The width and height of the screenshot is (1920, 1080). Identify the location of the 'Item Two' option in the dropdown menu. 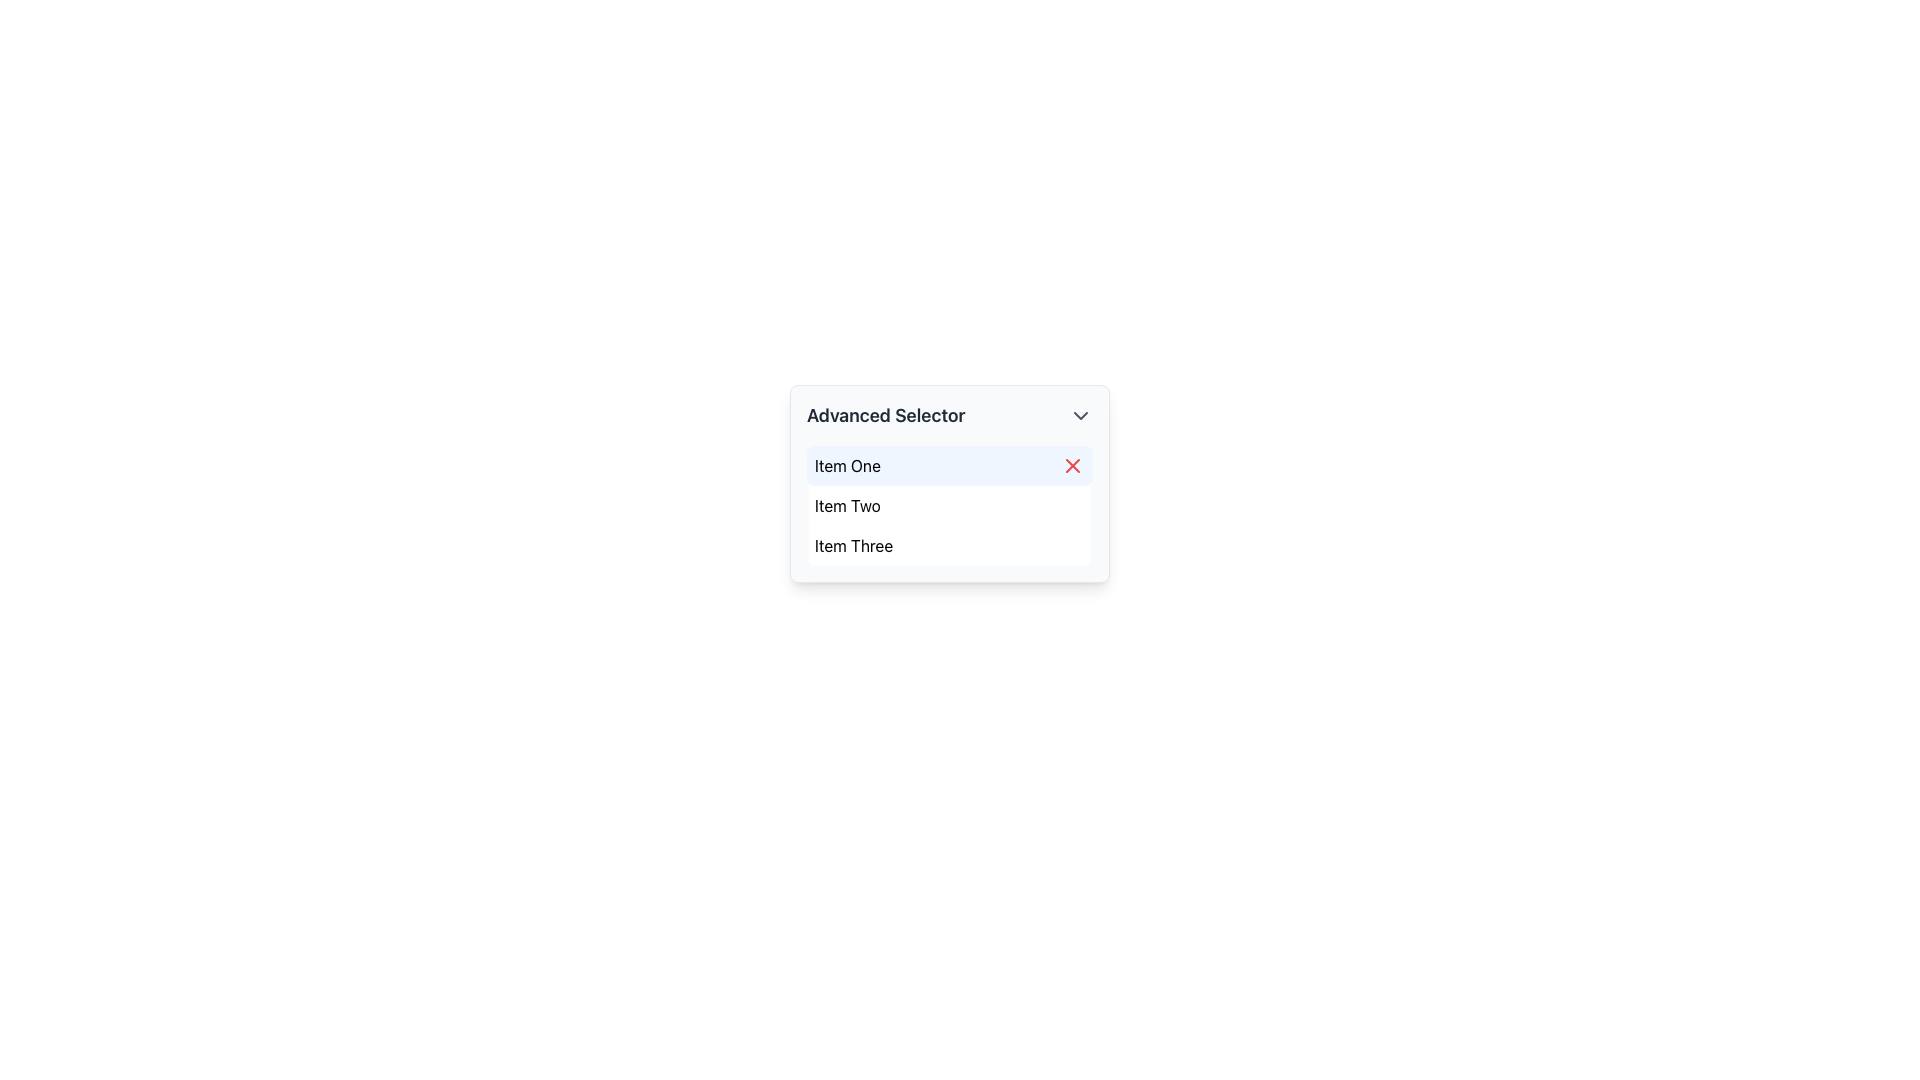
(847, 504).